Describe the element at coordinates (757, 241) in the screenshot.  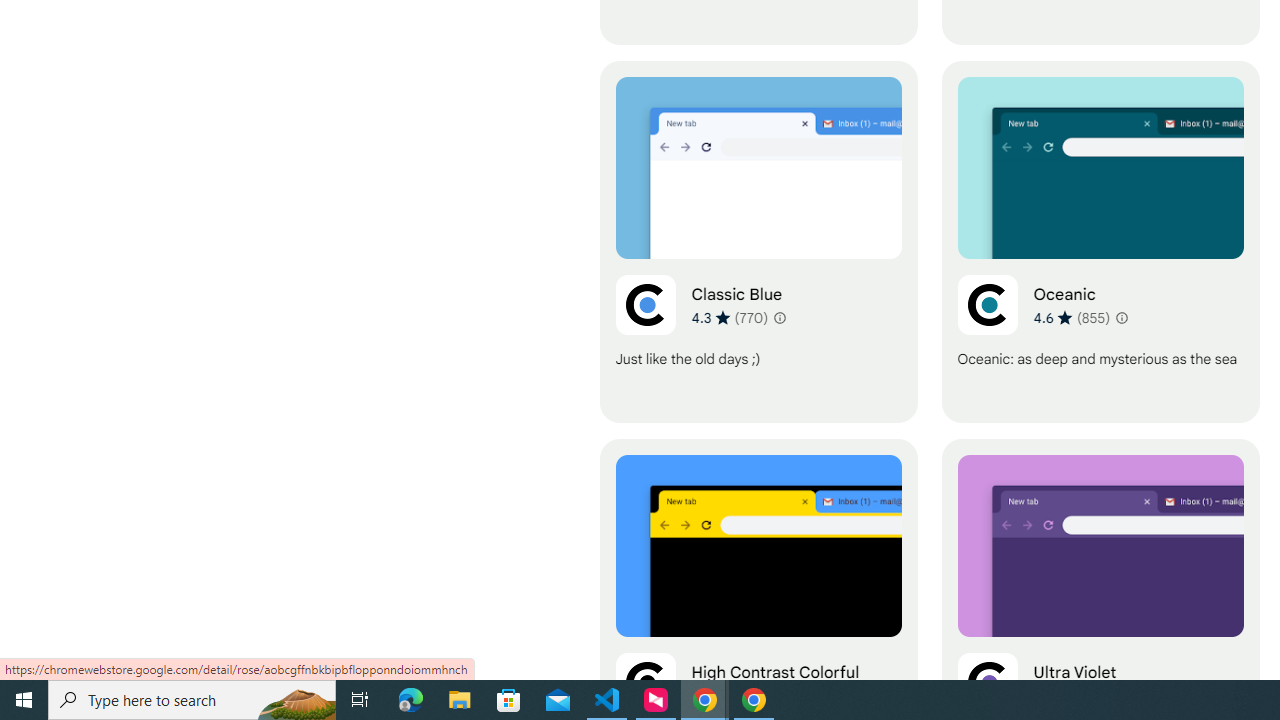
I see `'Classic Blue'` at that location.